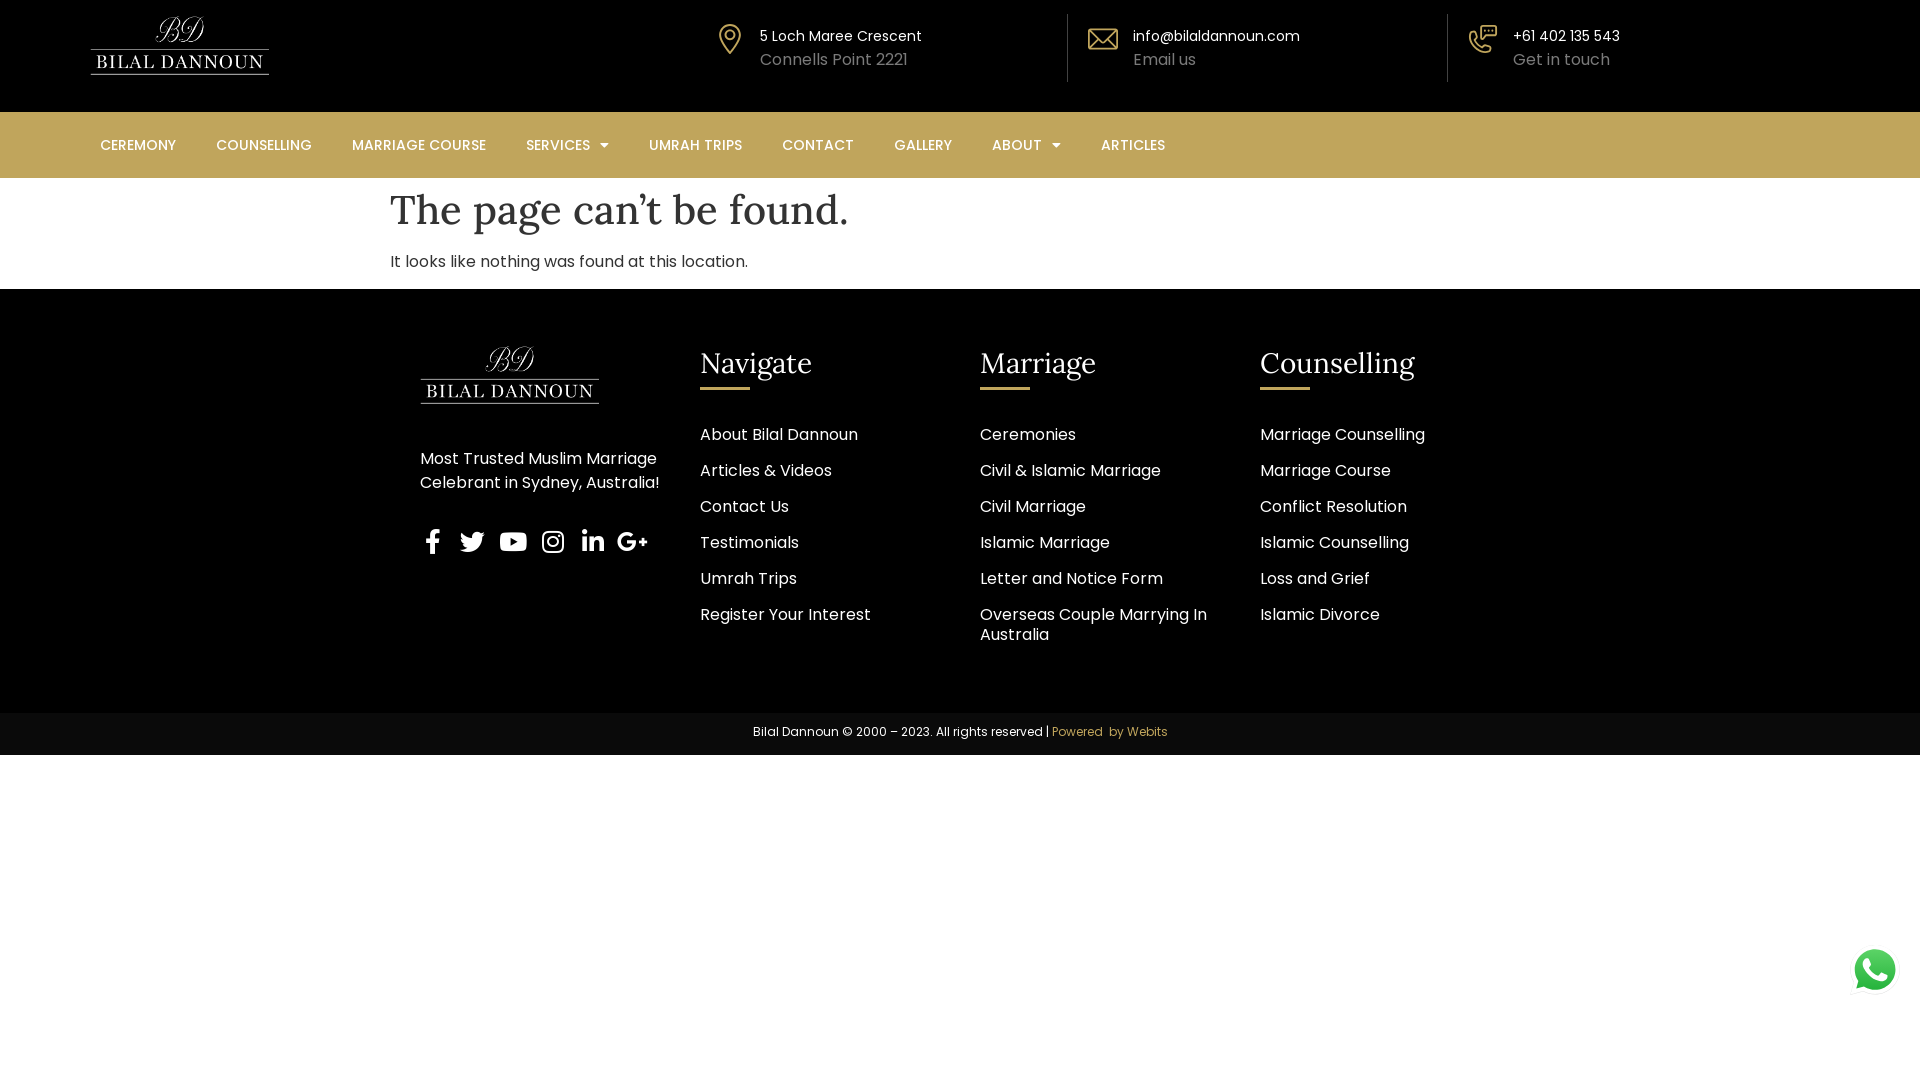 The width and height of the screenshot is (1920, 1080). What do you see at coordinates (700, 543) in the screenshot?
I see `'Testimonials'` at bounding box center [700, 543].